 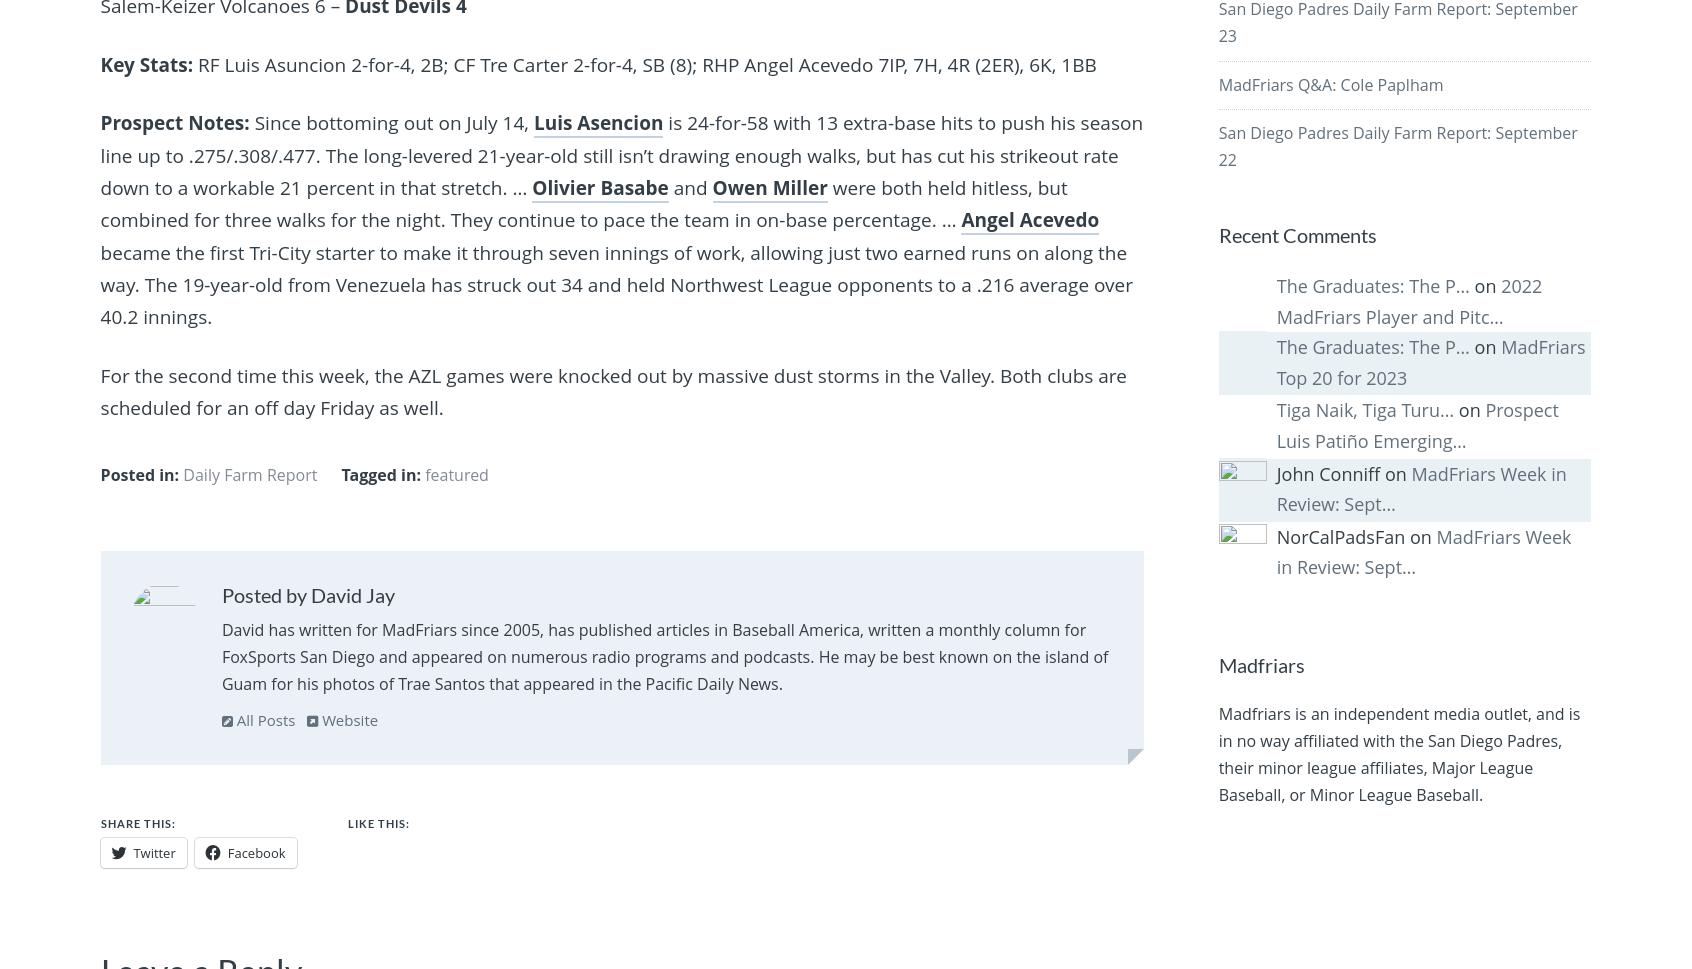 What do you see at coordinates (99, 823) in the screenshot?
I see `'Share this:'` at bounding box center [99, 823].